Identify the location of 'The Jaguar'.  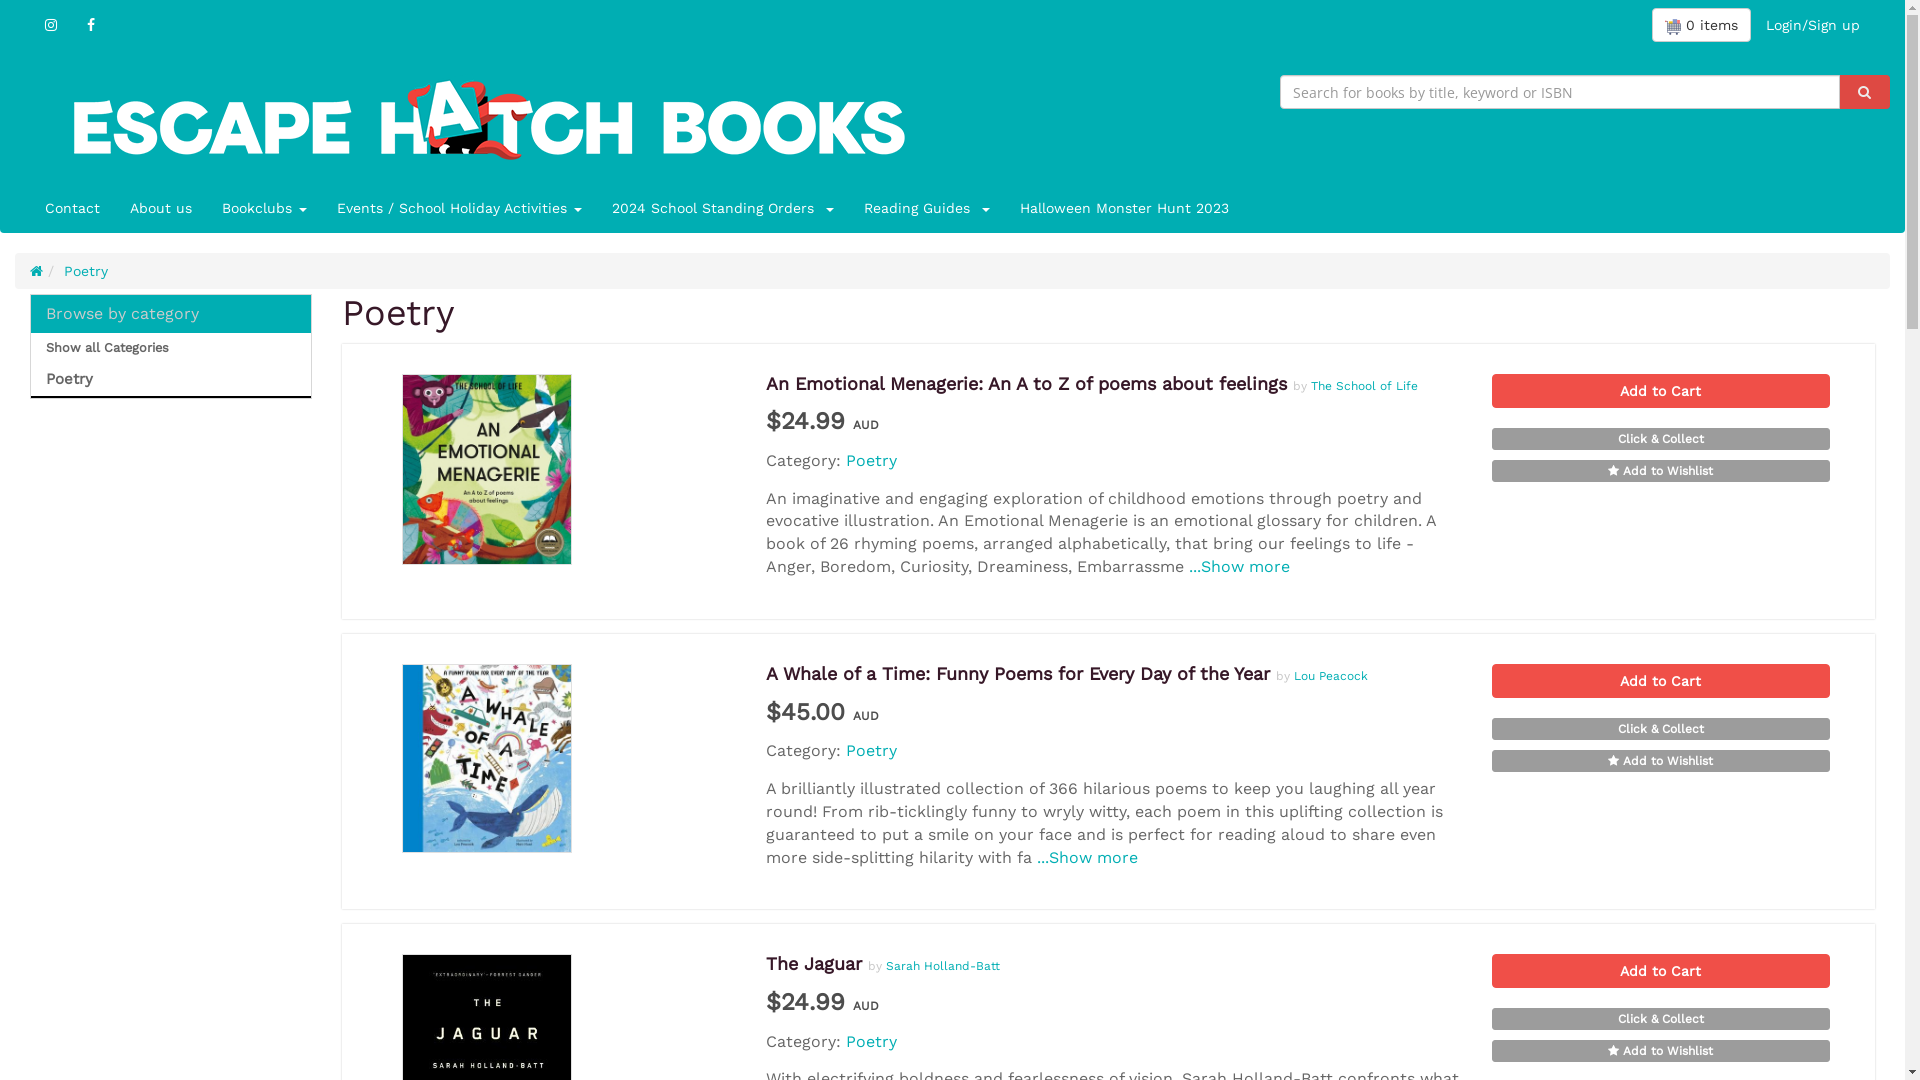
(814, 962).